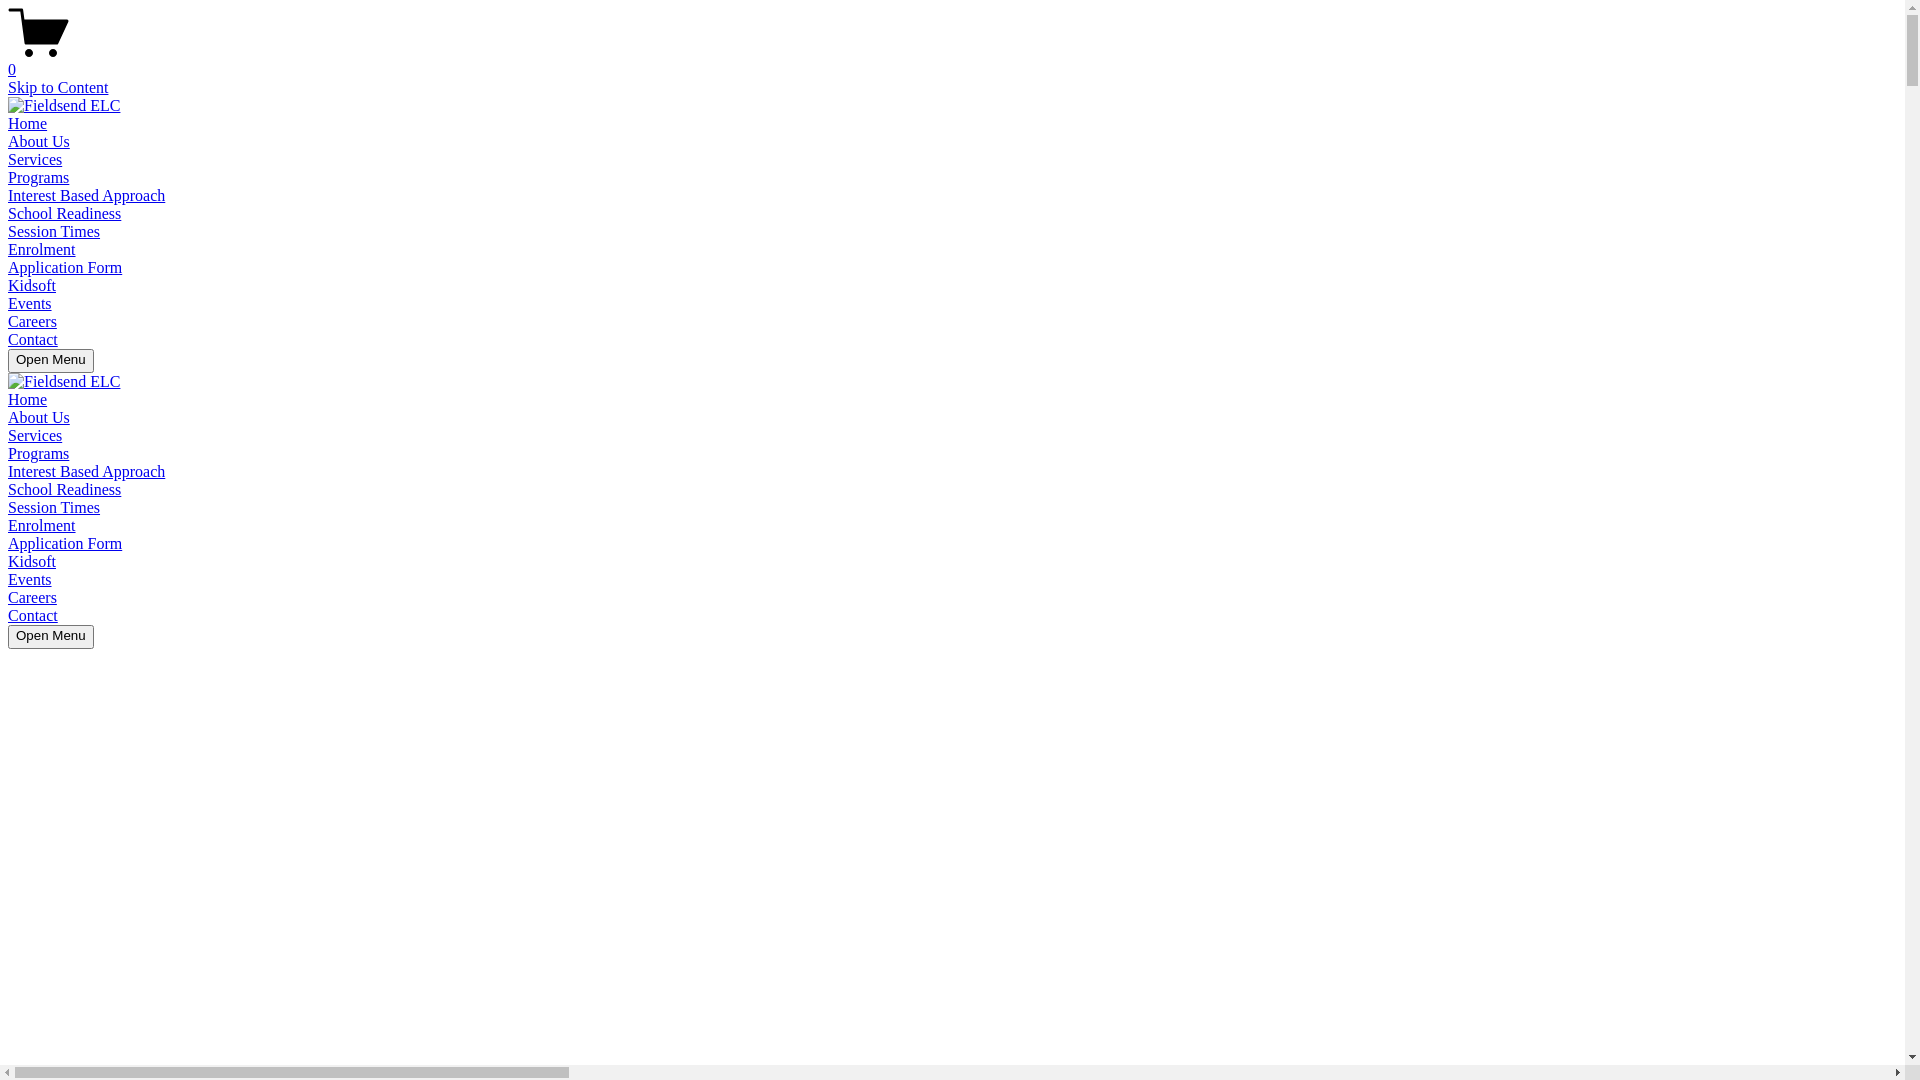 This screenshot has width=1920, height=1080. What do you see at coordinates (51, 636) in the screenshot?
I see `'Open Menu'` at bounding box center [51, 636].